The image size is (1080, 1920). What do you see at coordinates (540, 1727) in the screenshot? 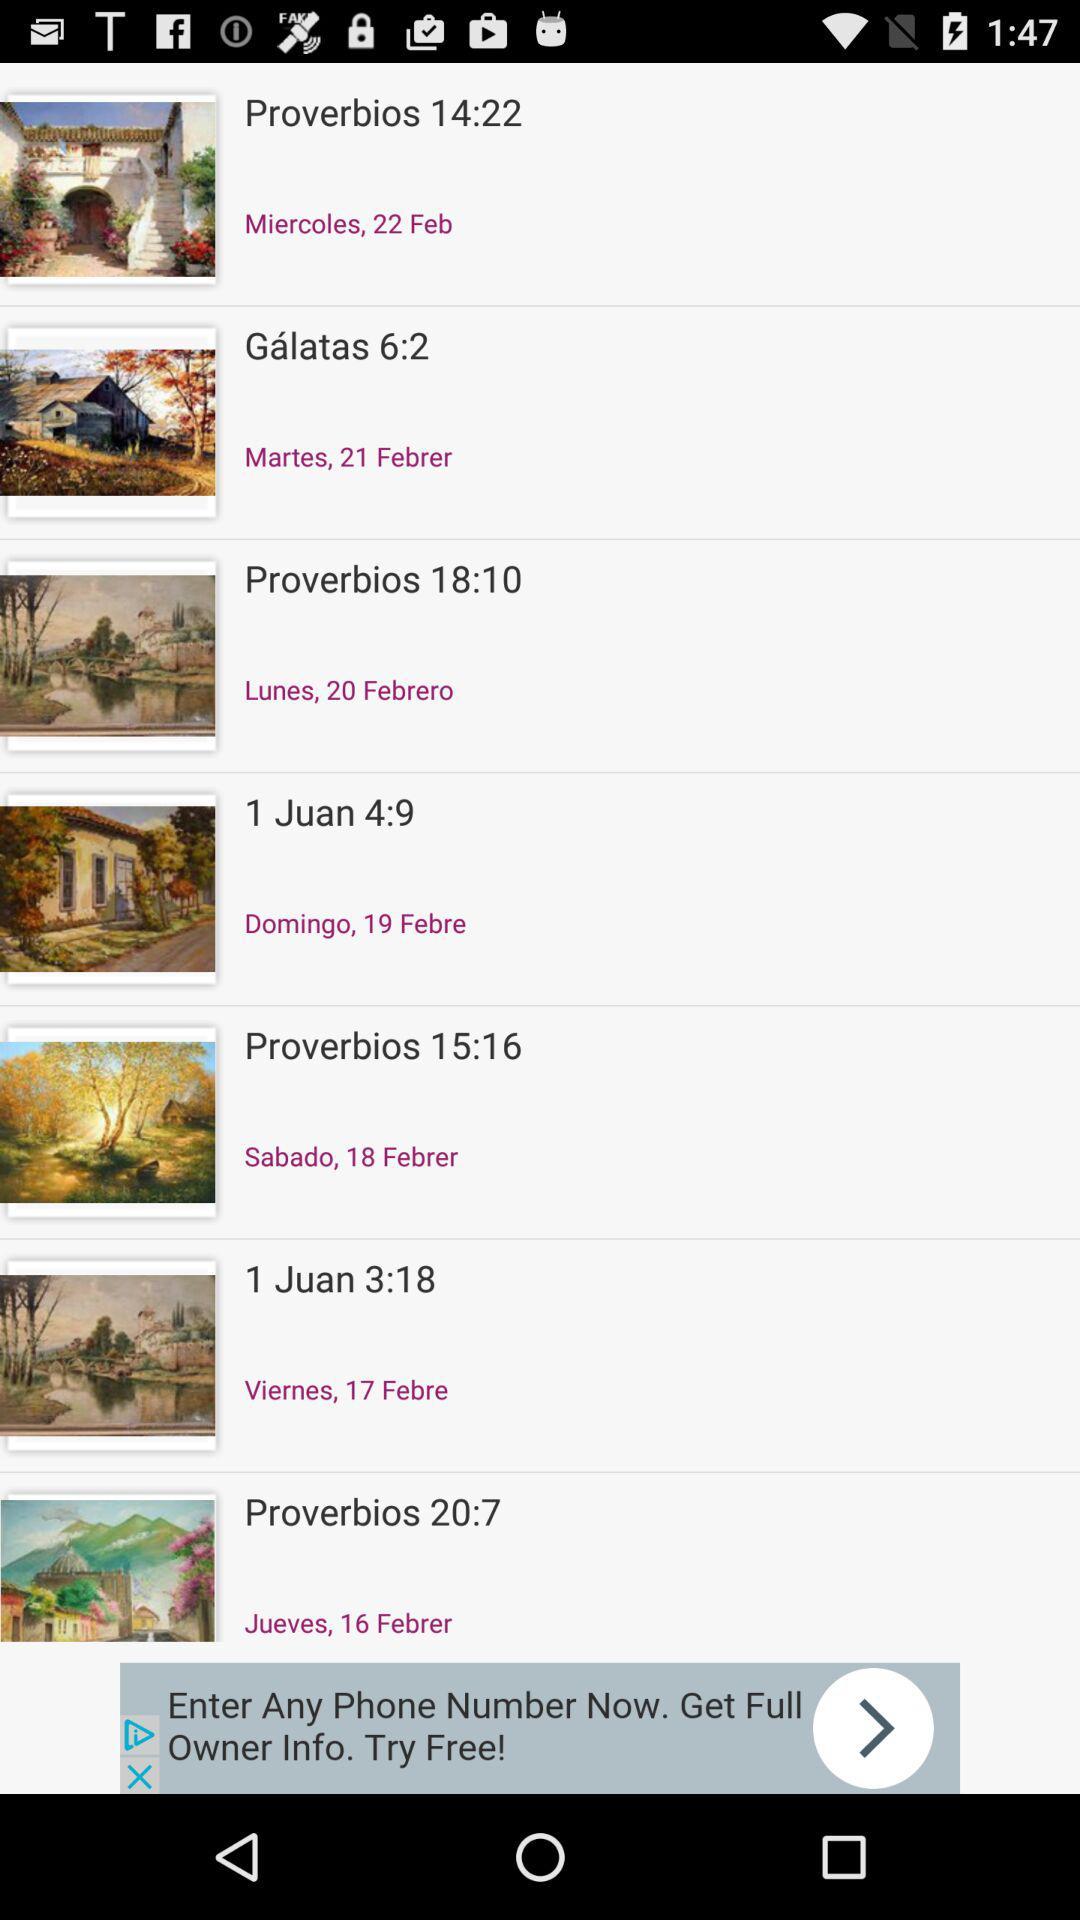
I see `advertisement banner` at bounding box center [540, 1727].